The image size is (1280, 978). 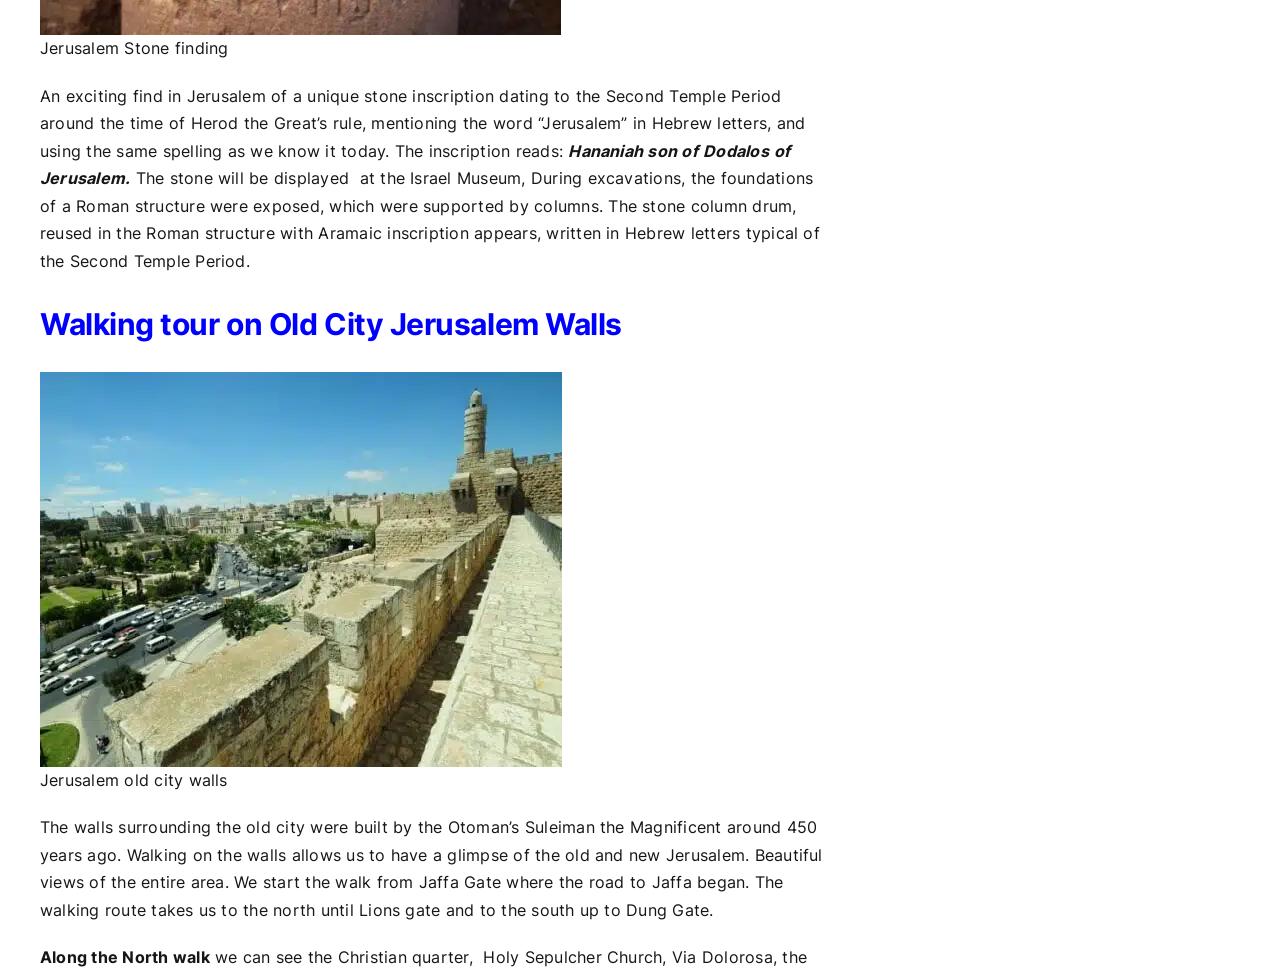 What do you see at coordinates (123, 955) in the screenshot?
I see `'Along the North walk'` at bounding box center [123, 955].